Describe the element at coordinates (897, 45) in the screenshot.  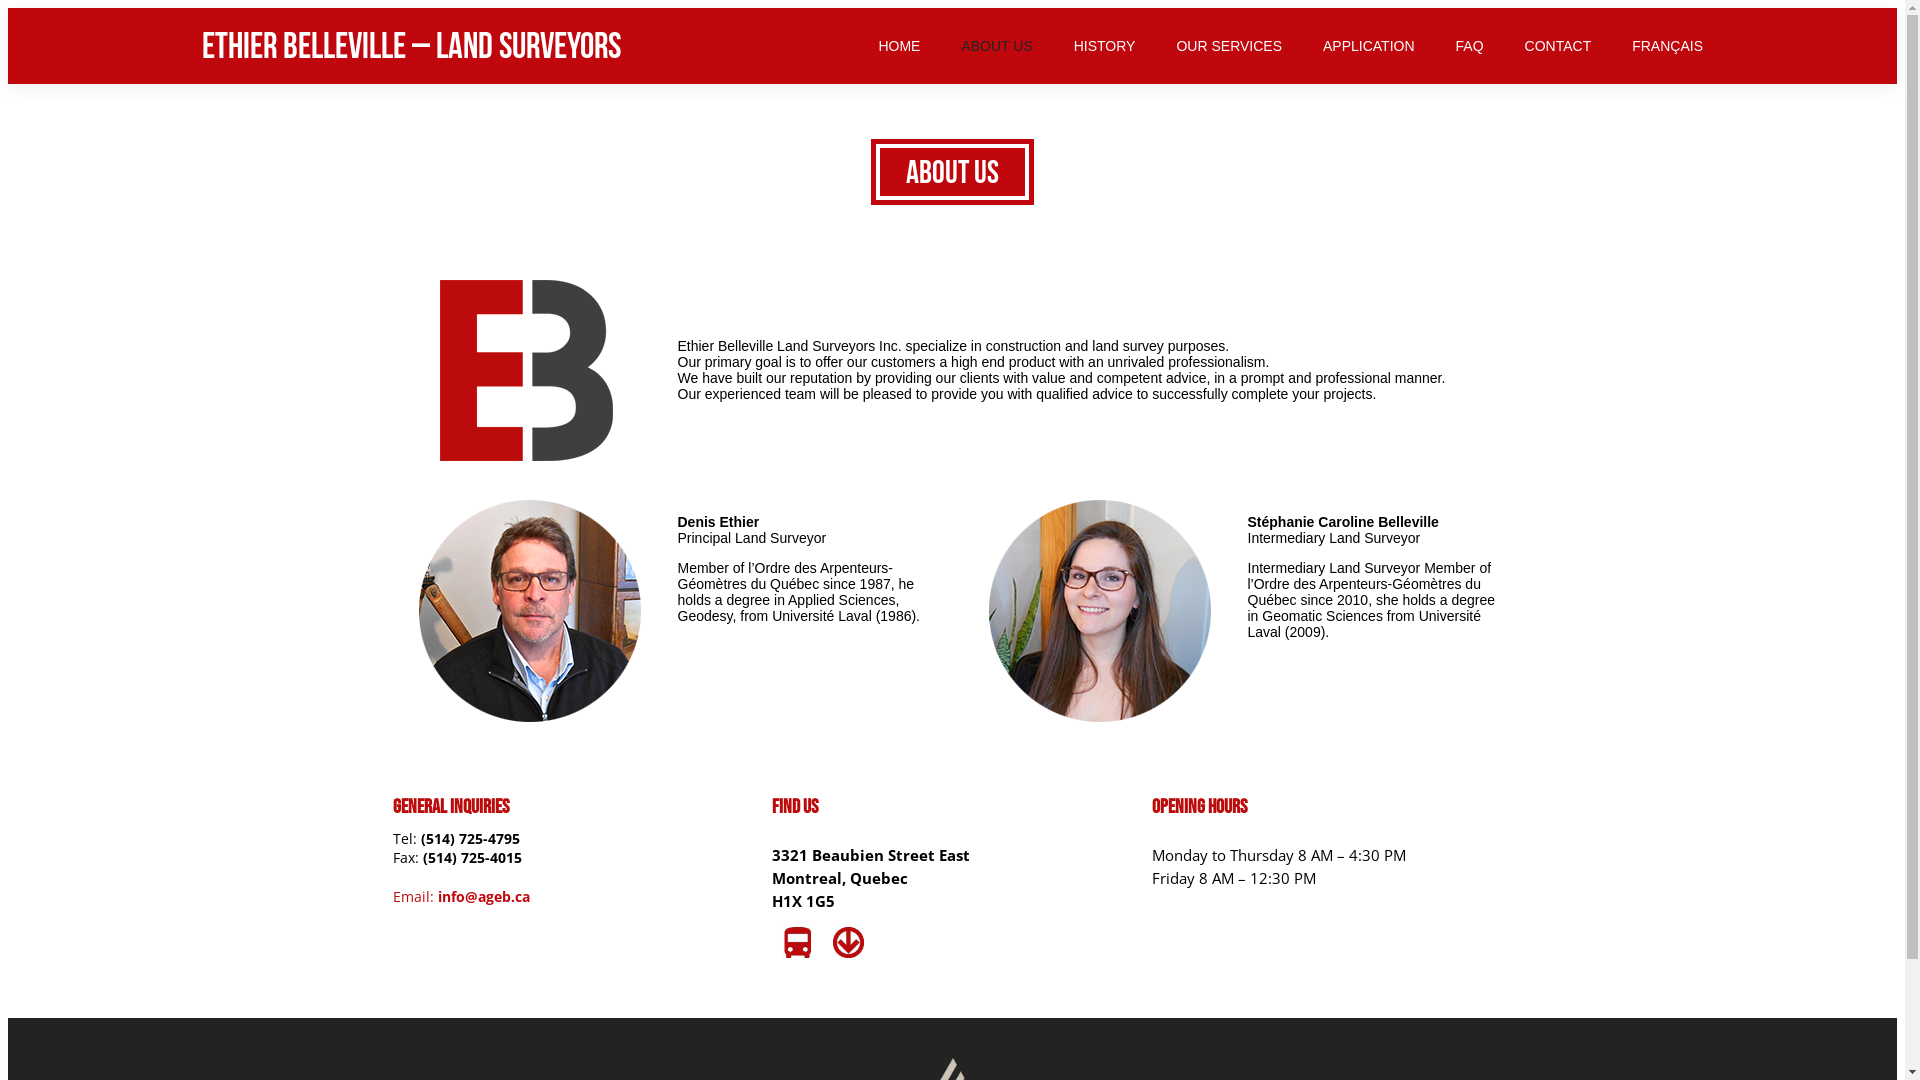
I see `'HOME'` at that location.